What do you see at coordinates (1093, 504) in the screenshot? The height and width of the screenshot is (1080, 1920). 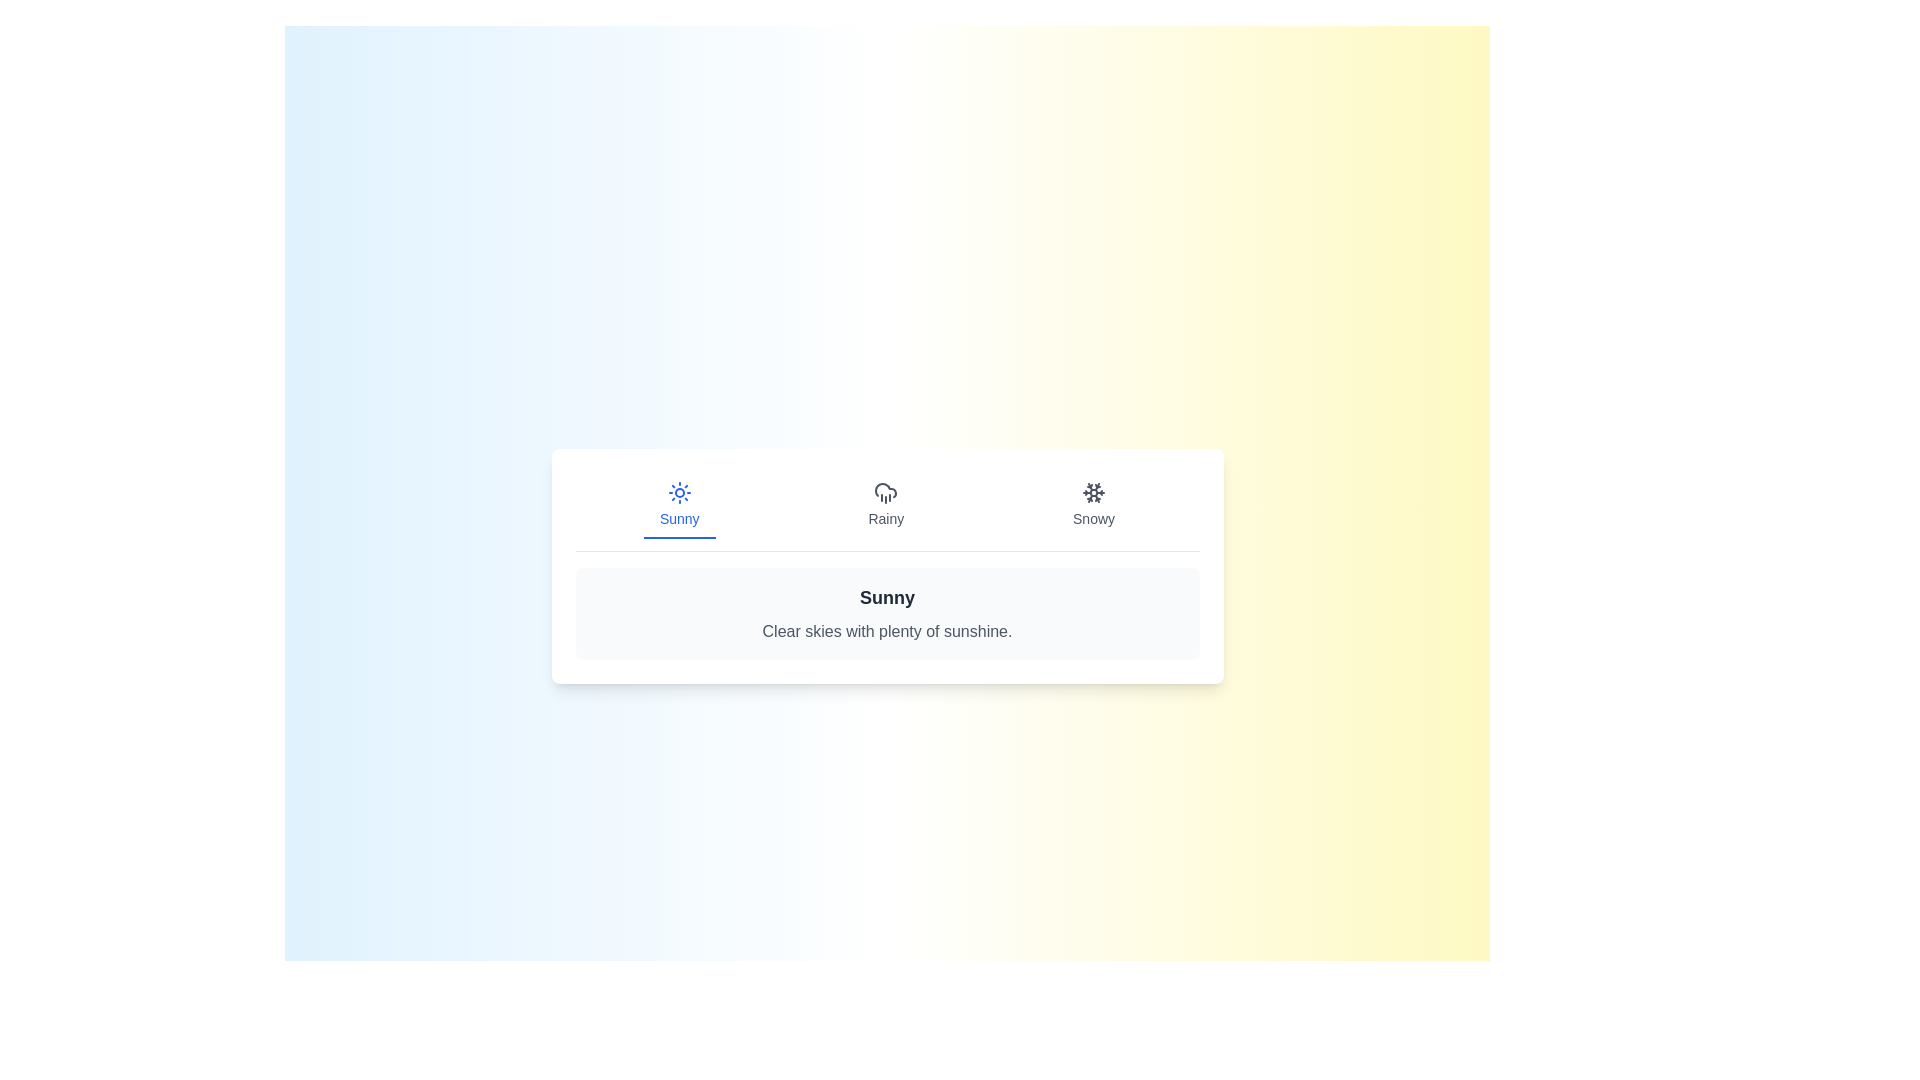 I see `the Snowy weather tab` at bounding box center [1093, 504].